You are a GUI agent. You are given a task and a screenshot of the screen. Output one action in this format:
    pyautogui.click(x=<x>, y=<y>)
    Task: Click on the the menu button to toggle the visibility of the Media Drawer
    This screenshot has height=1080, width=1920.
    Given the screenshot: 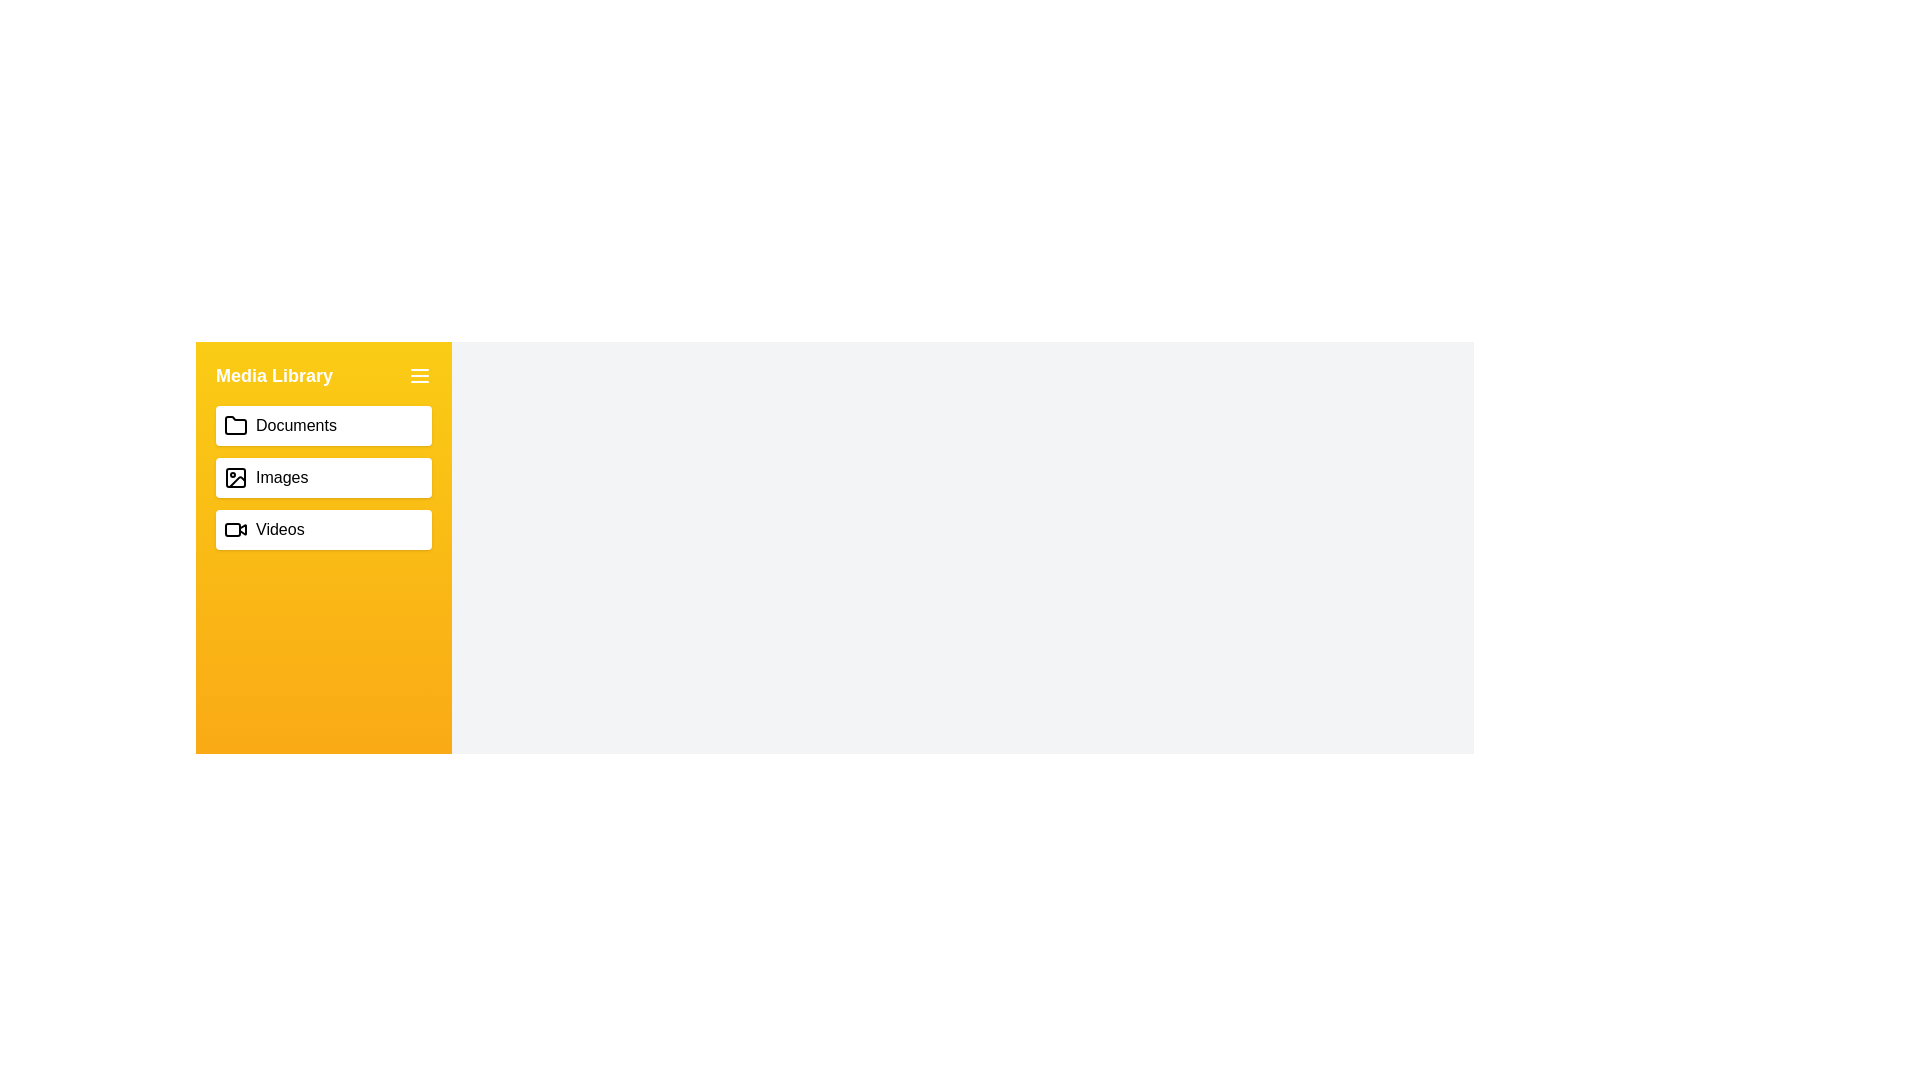 What is the action you would take?
    pyautogui.click(x=419, y=375)
    